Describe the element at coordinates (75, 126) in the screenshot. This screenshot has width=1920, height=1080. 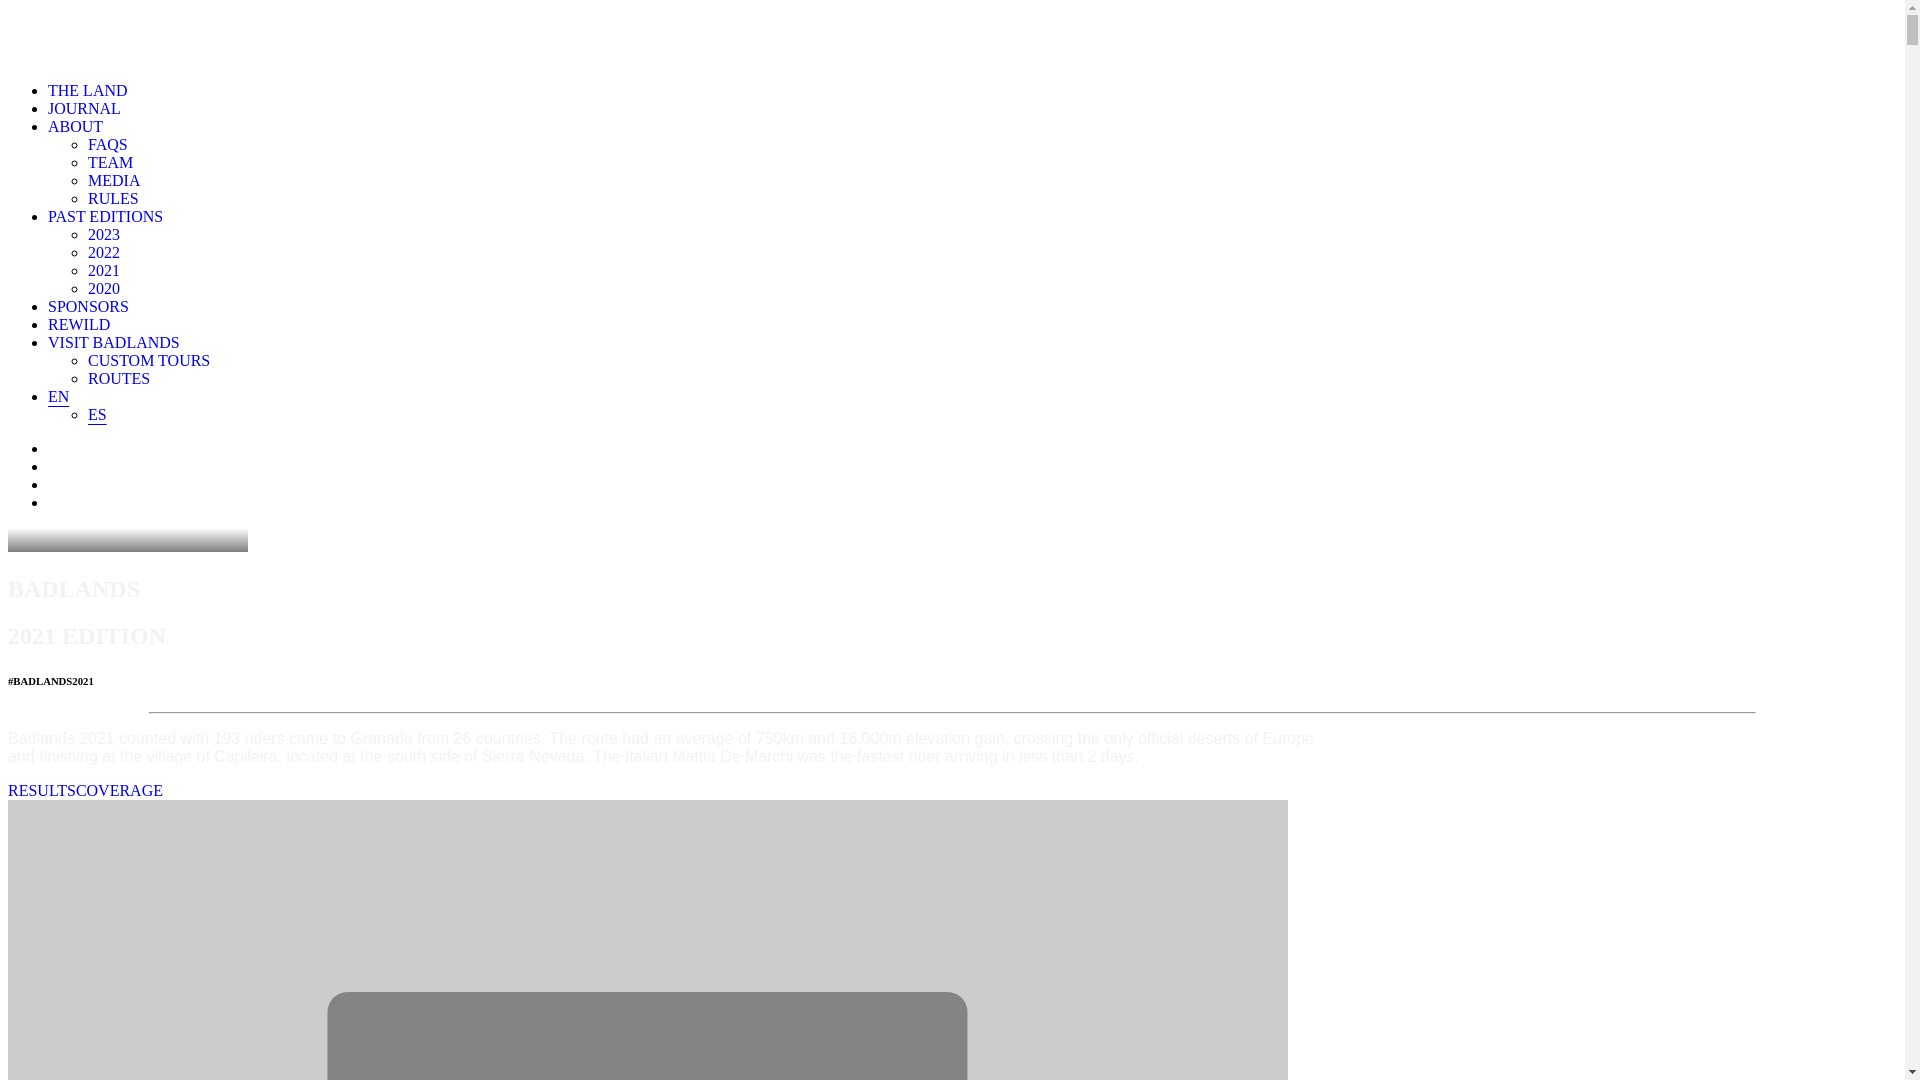
I see `'ABOUT'` at that location.